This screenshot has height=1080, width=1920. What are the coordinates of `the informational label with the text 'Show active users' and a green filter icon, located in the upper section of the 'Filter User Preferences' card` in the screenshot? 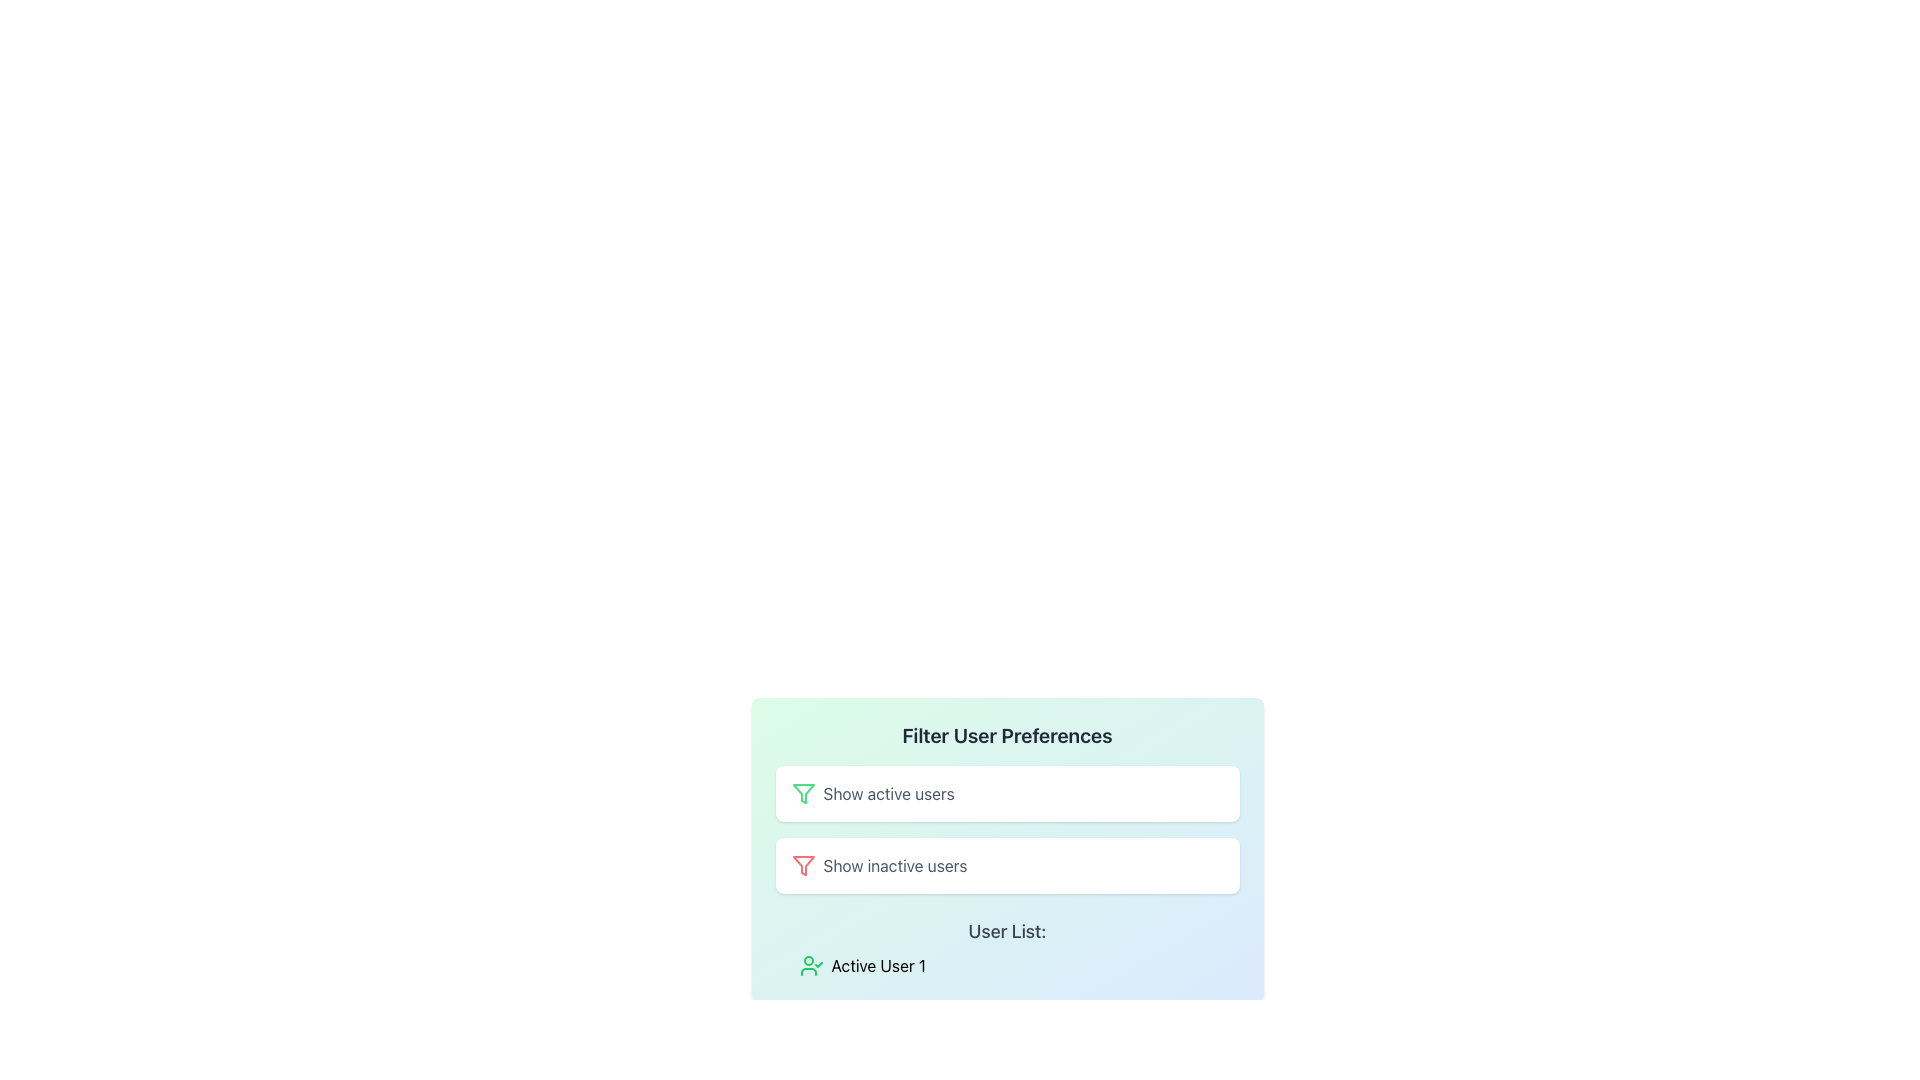 It's located at (873, 793).